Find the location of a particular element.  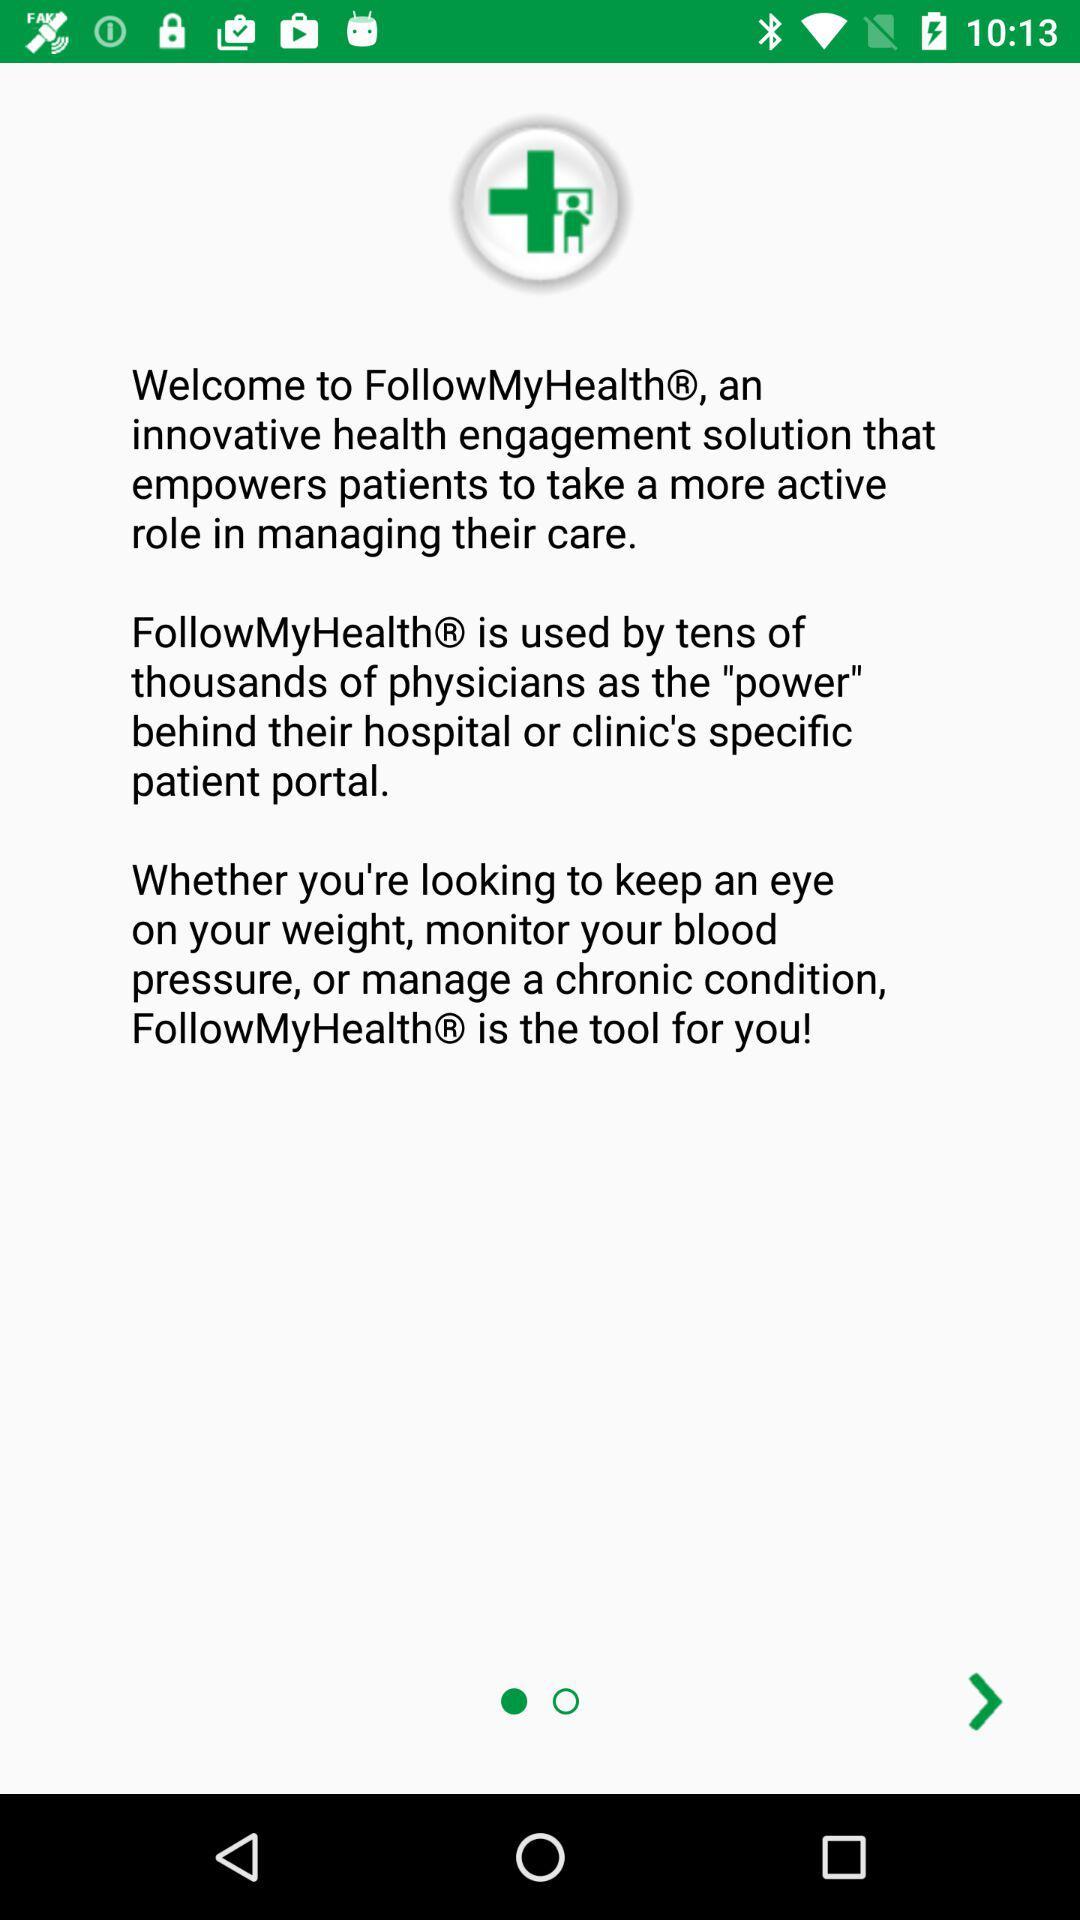

the item at the bottom right corner is located at coordinates (984, 1700).